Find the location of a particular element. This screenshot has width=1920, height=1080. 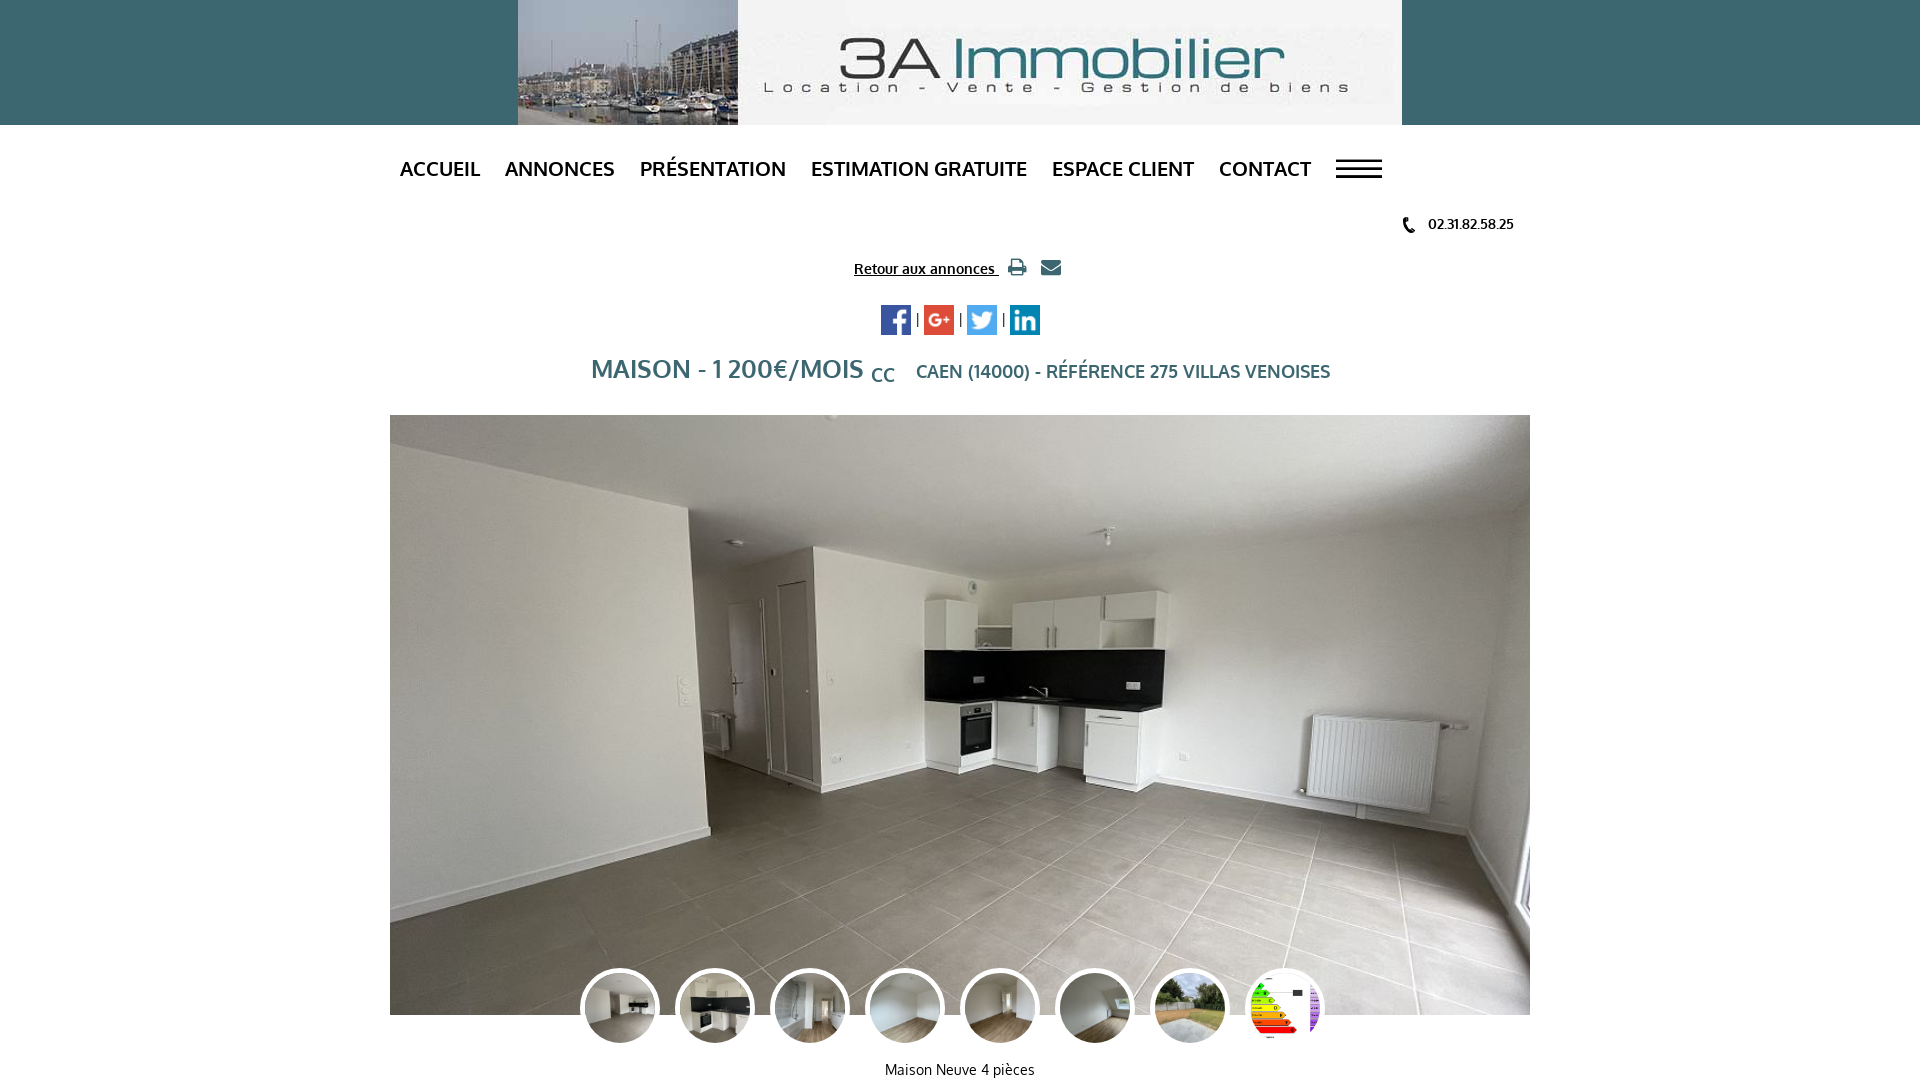

'Retour aux annonces' is located at coordinates (925, 267).